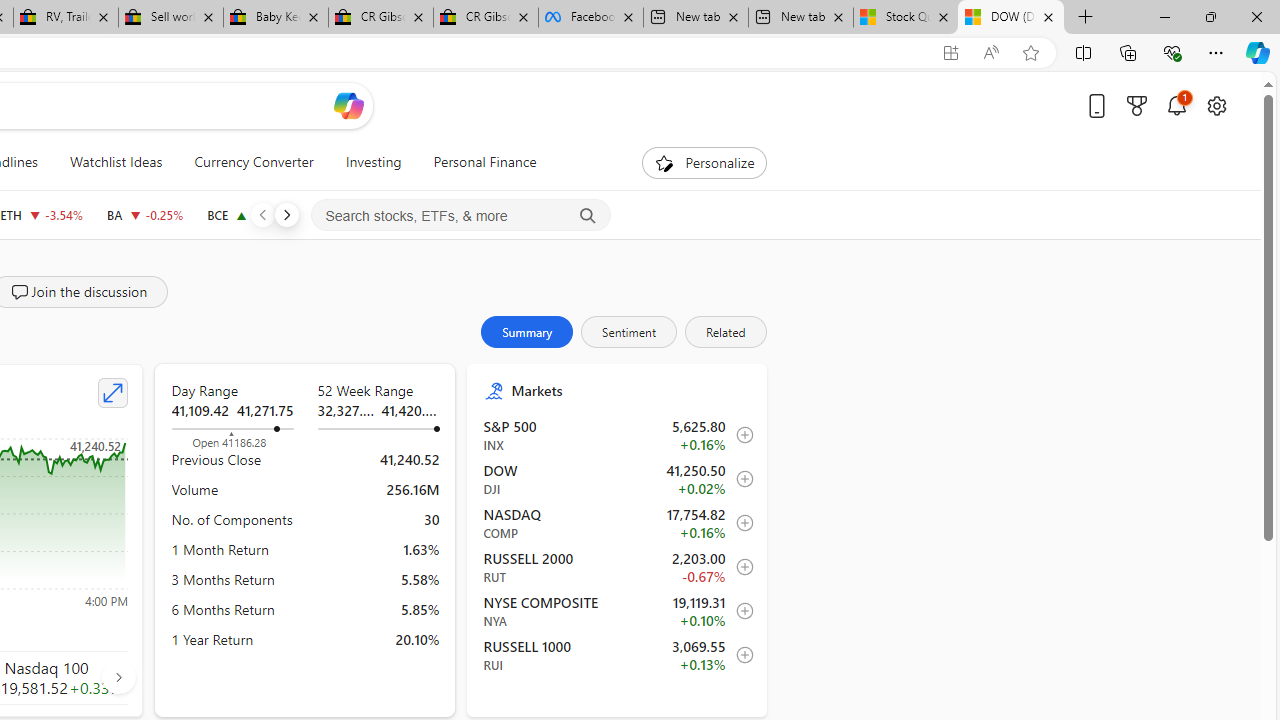 This screenshot has width=1280, height=720. I want to click on 'Watchlist Ideas', so click(114, 162).